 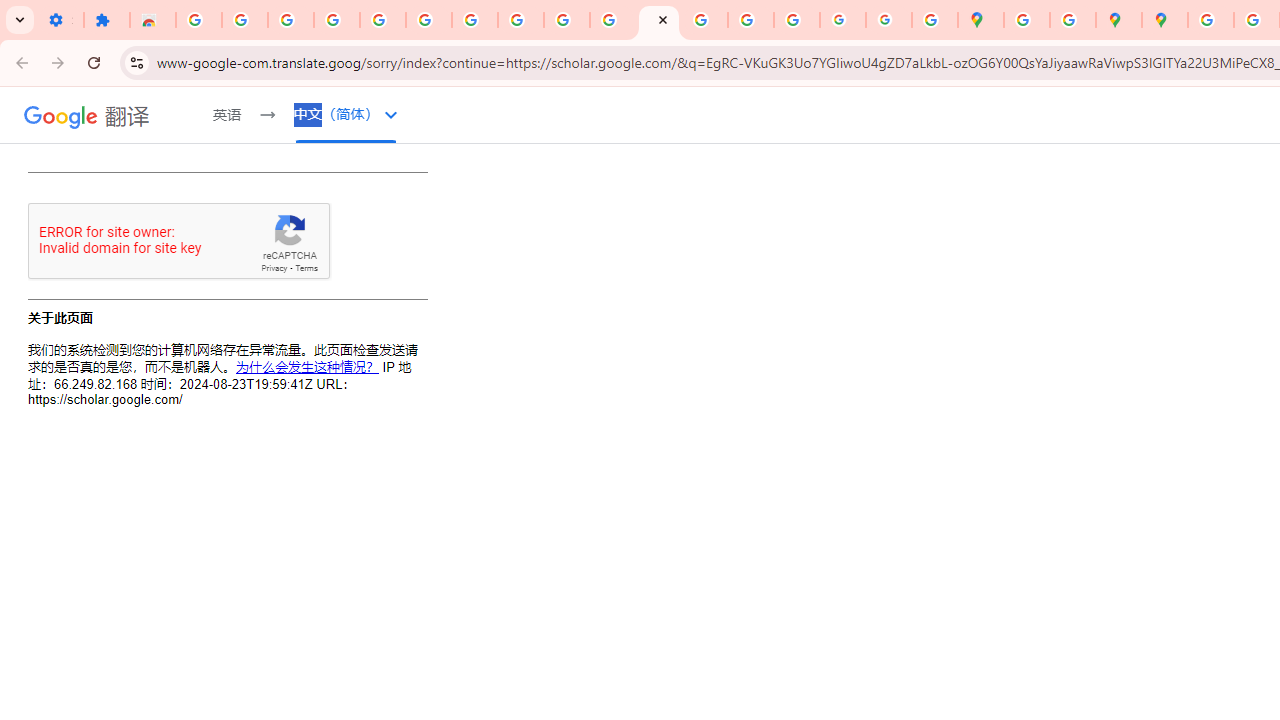 What do you see at coordinates (659, 20) in the screenshot?
I see `'https://scholar.google.com/'` at bounding box center [659, 20].